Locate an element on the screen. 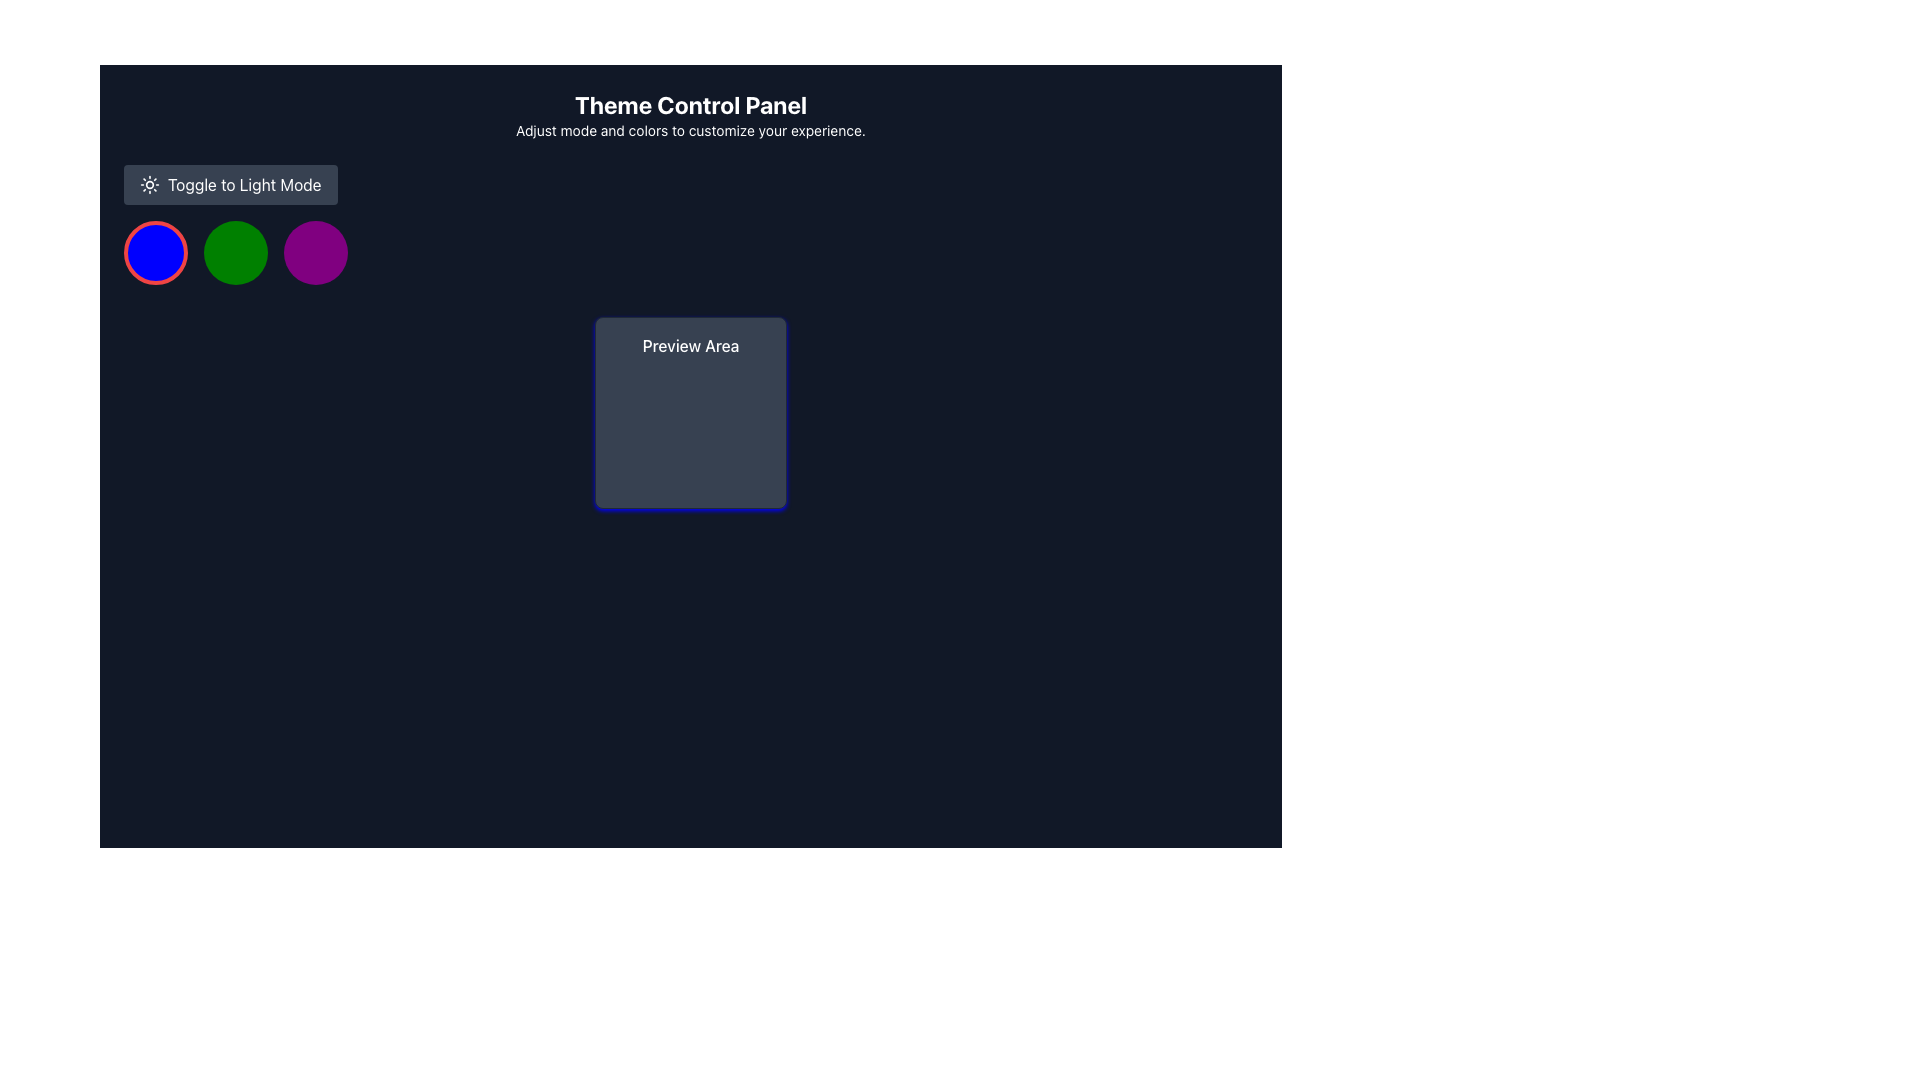  the static text header 'Theme Control Panel' which is prominently displayed at the top center of the interface is located at coordinates (691, 104).